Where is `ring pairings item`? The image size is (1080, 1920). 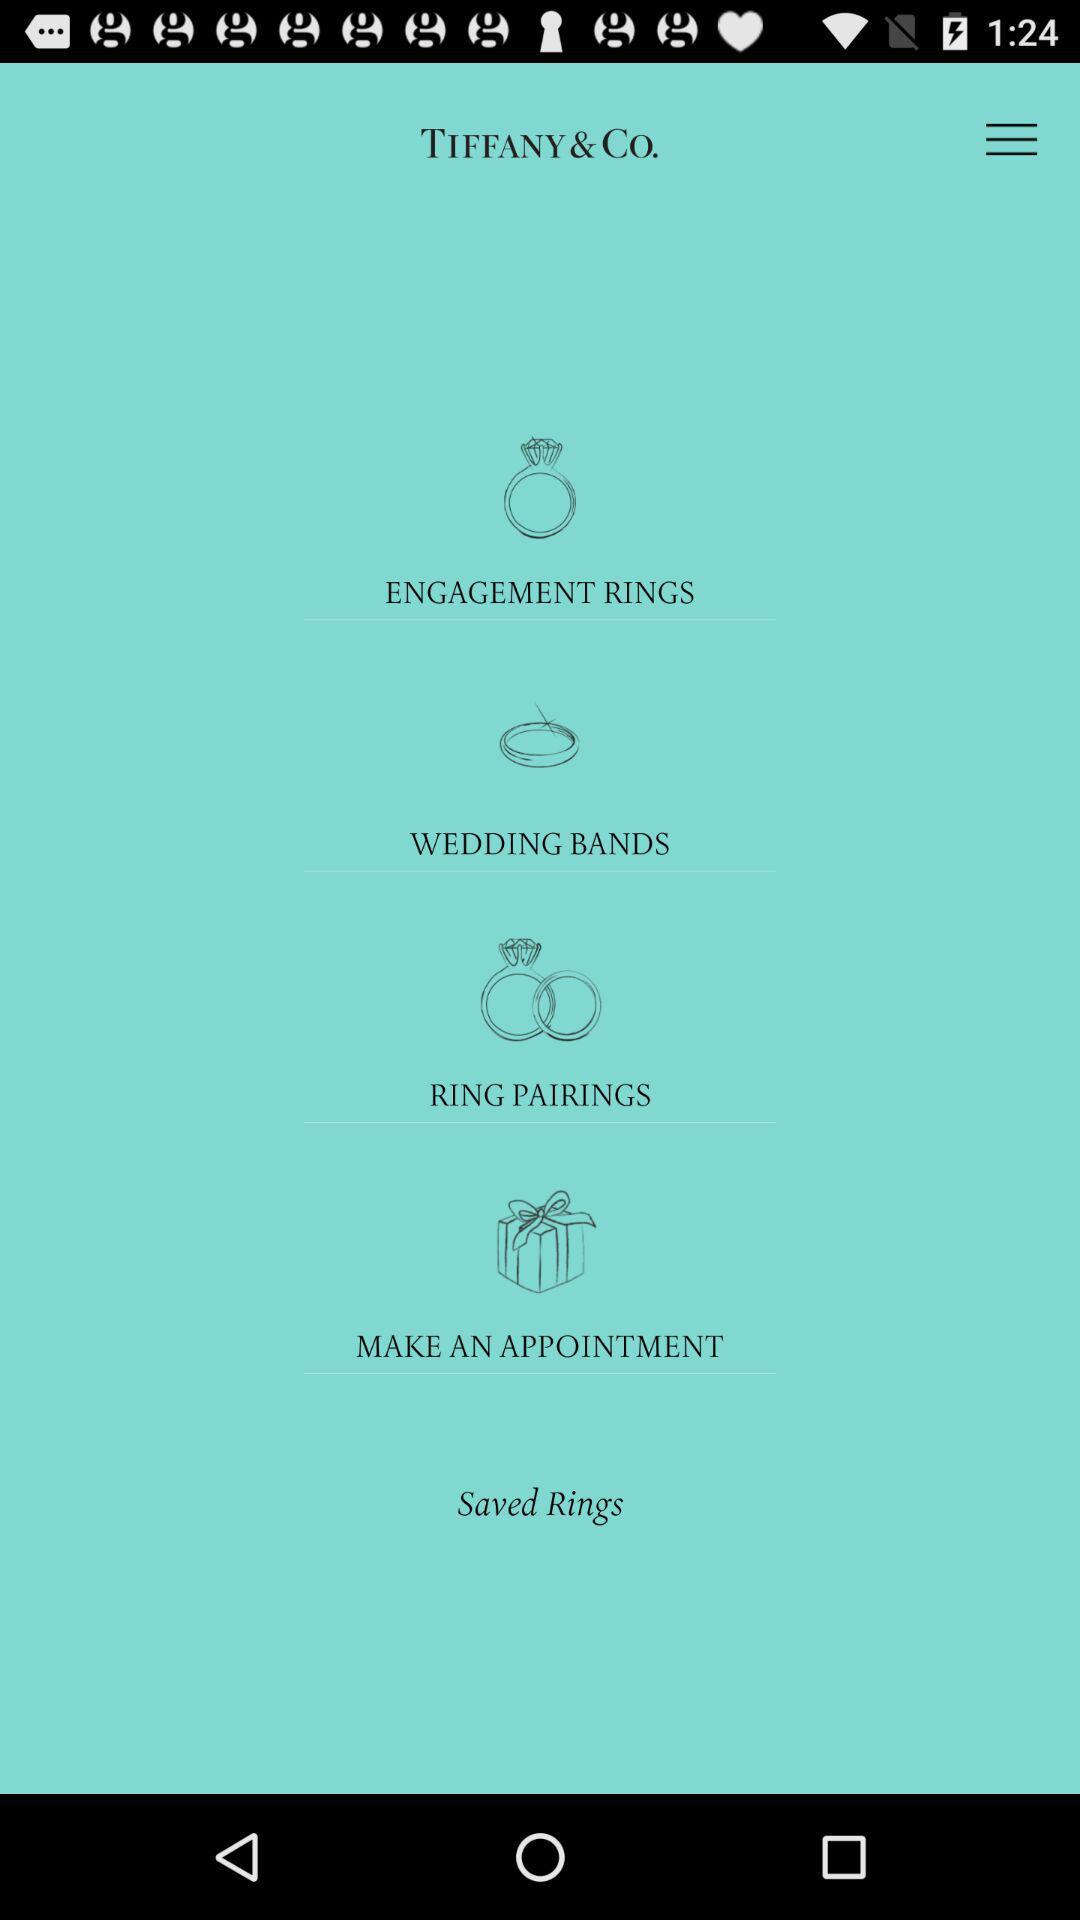
ring pairings item is located at coordinates (540, 1093).